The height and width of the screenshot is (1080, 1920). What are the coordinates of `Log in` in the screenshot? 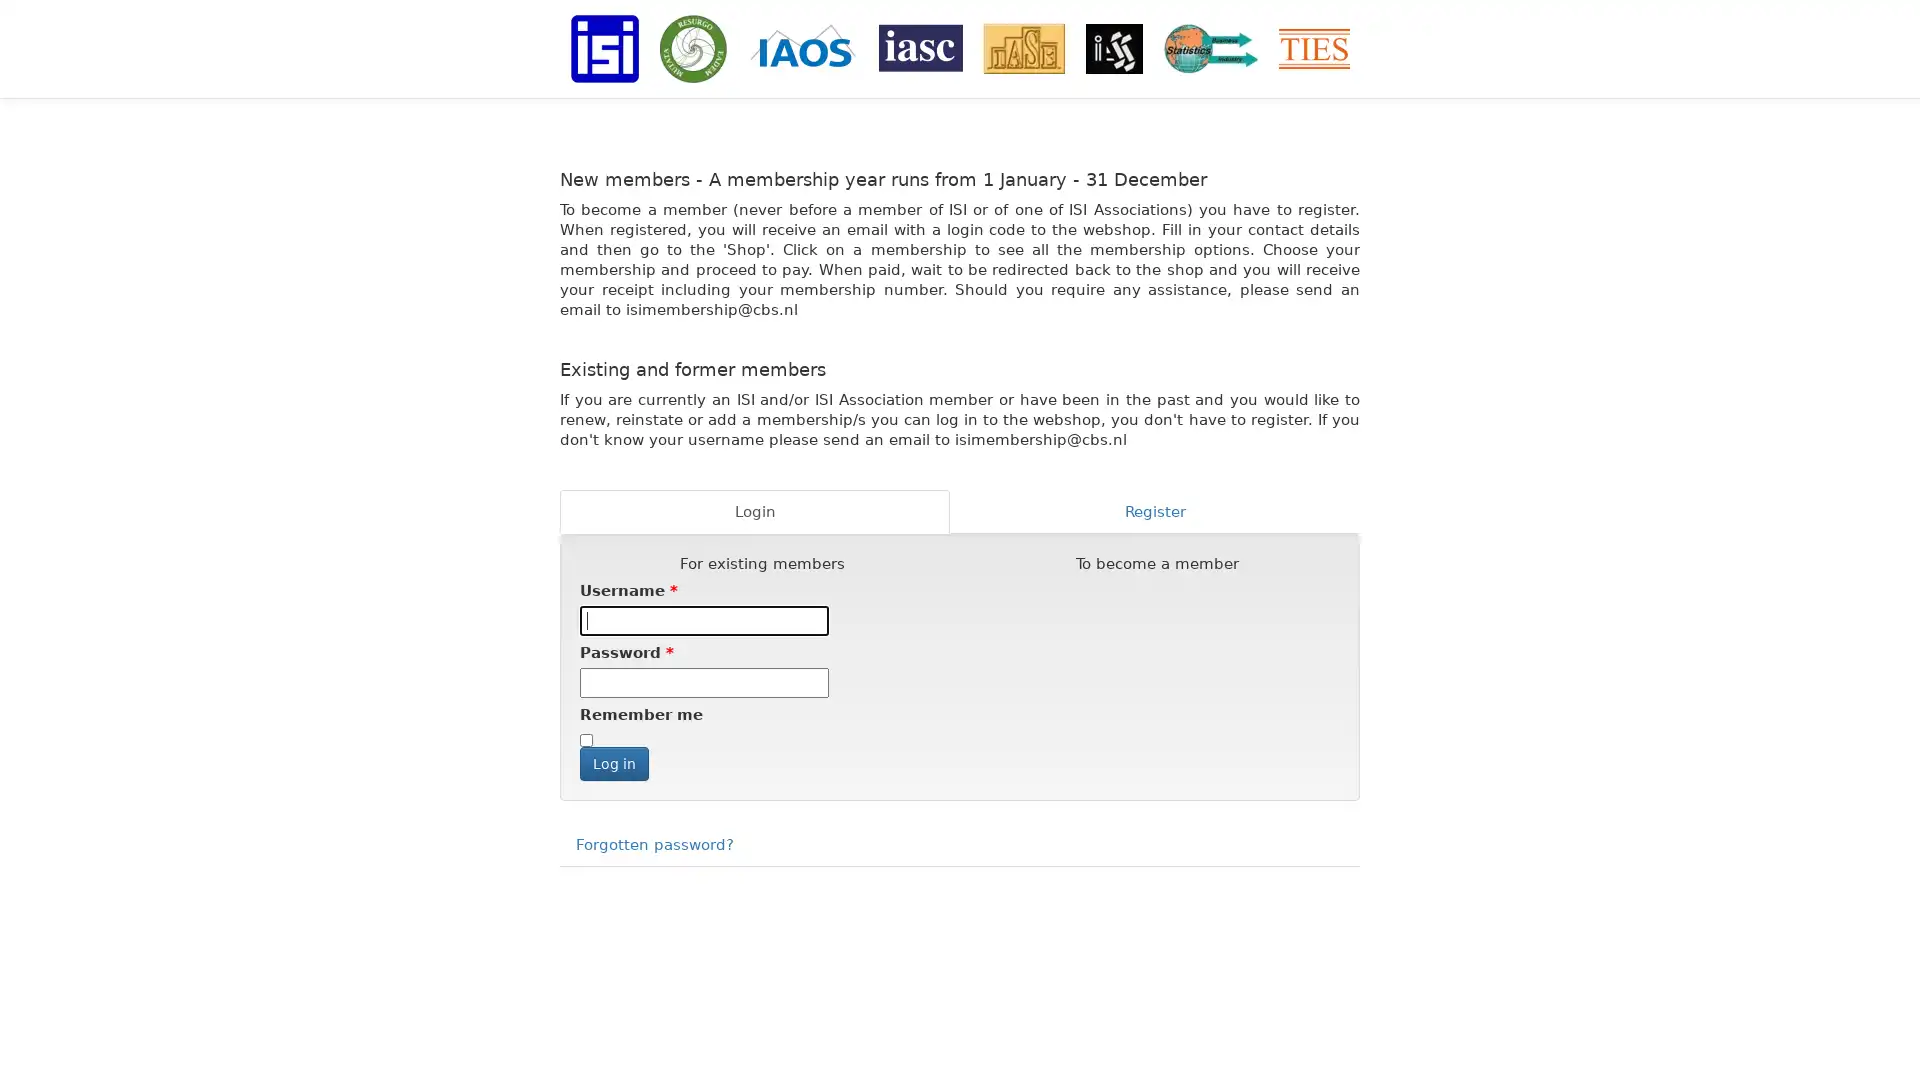 It's located at (613, 763).